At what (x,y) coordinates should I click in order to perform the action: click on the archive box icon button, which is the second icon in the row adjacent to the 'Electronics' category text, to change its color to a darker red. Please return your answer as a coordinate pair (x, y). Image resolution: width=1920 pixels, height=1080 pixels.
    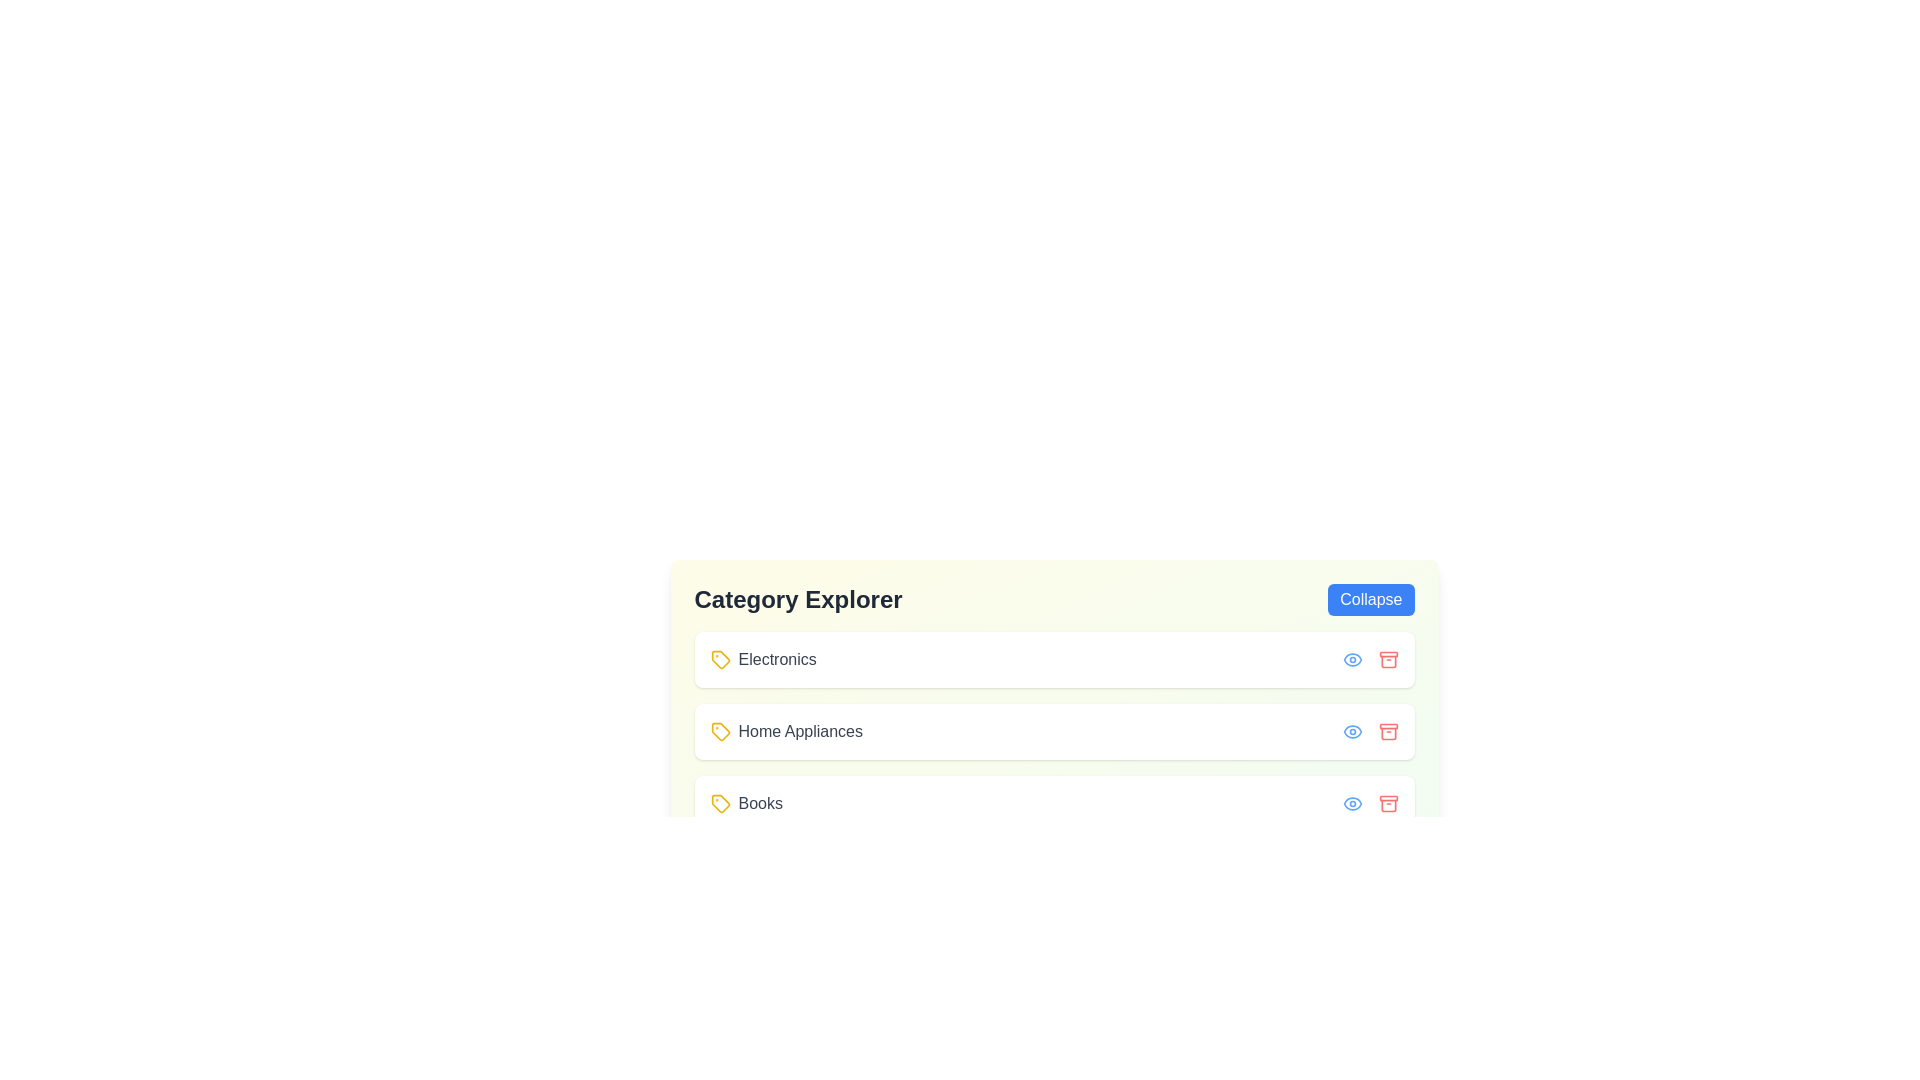
    Looking at the image, I should click on (1387, 659).